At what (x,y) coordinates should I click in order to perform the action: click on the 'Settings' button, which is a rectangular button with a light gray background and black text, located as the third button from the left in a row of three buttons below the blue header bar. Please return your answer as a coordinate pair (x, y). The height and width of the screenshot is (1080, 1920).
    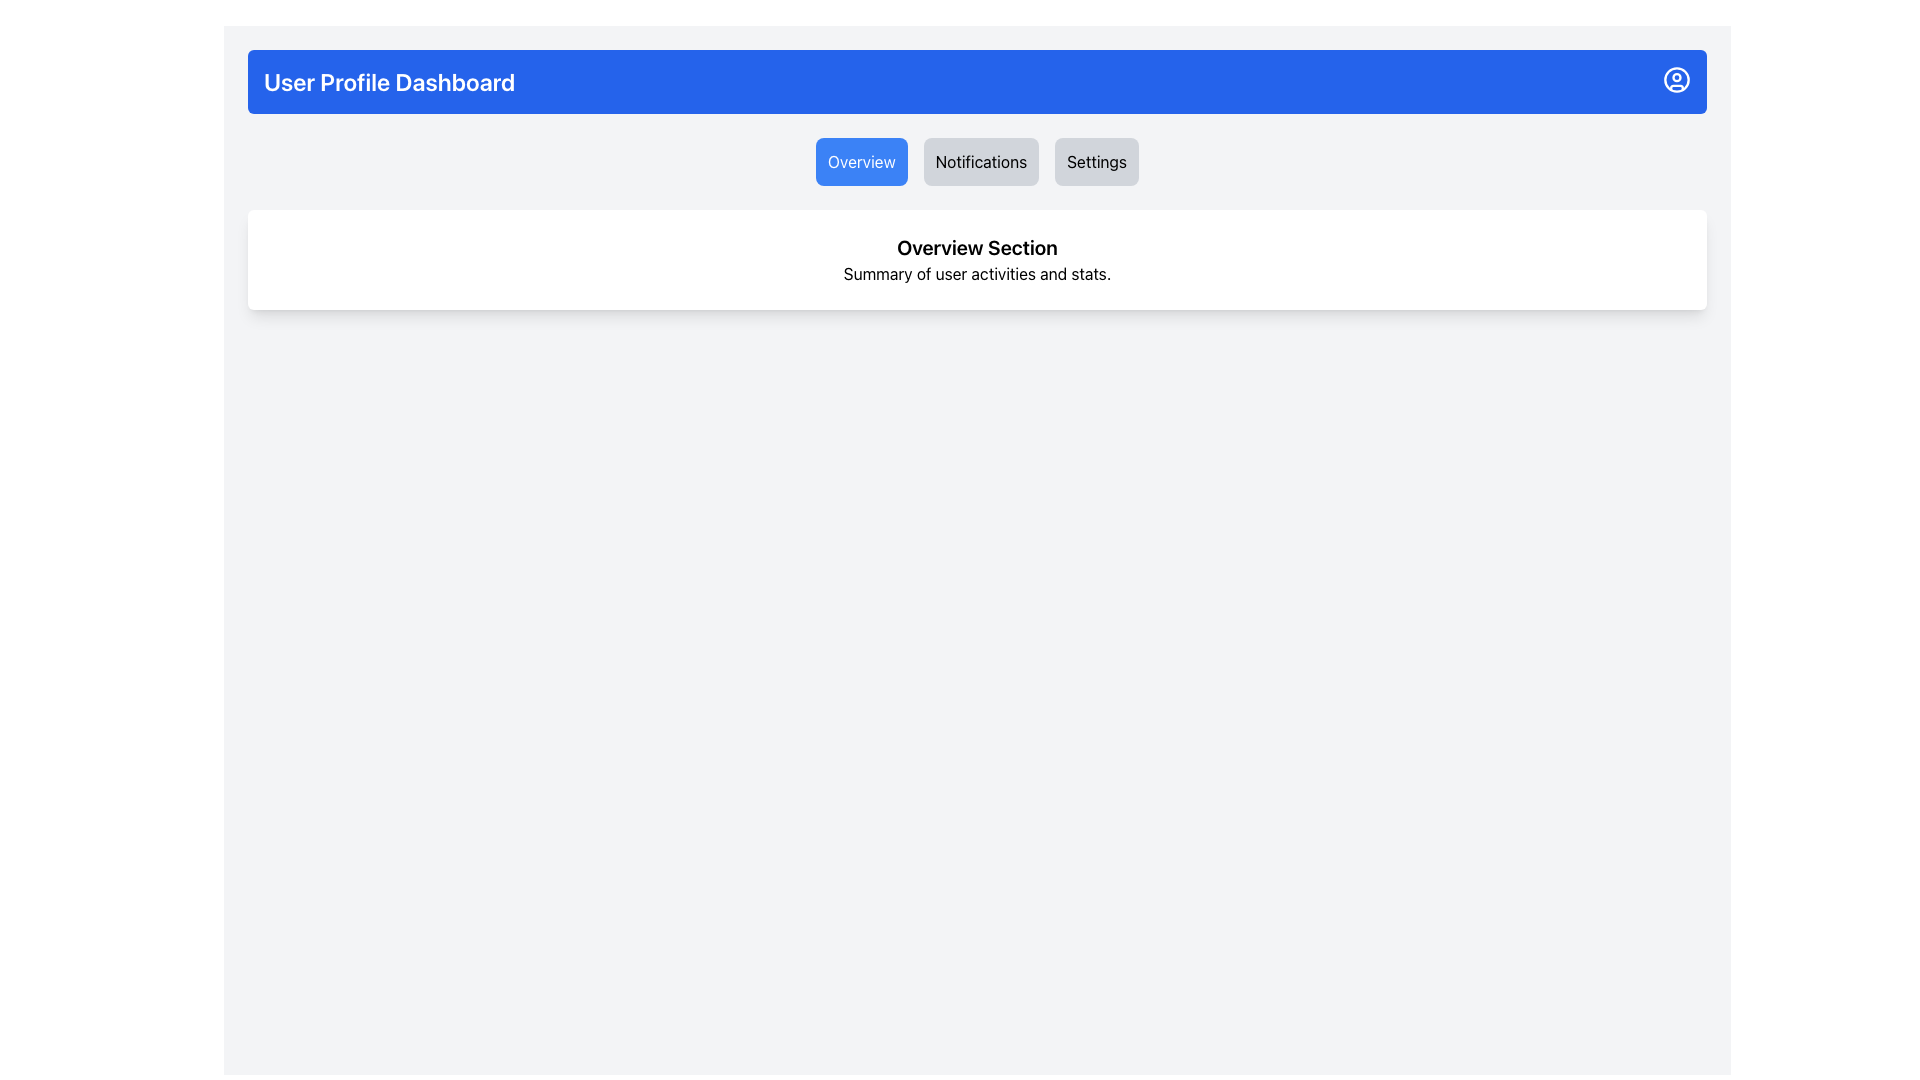
    Looking at the image, I should click on (1096, 161).